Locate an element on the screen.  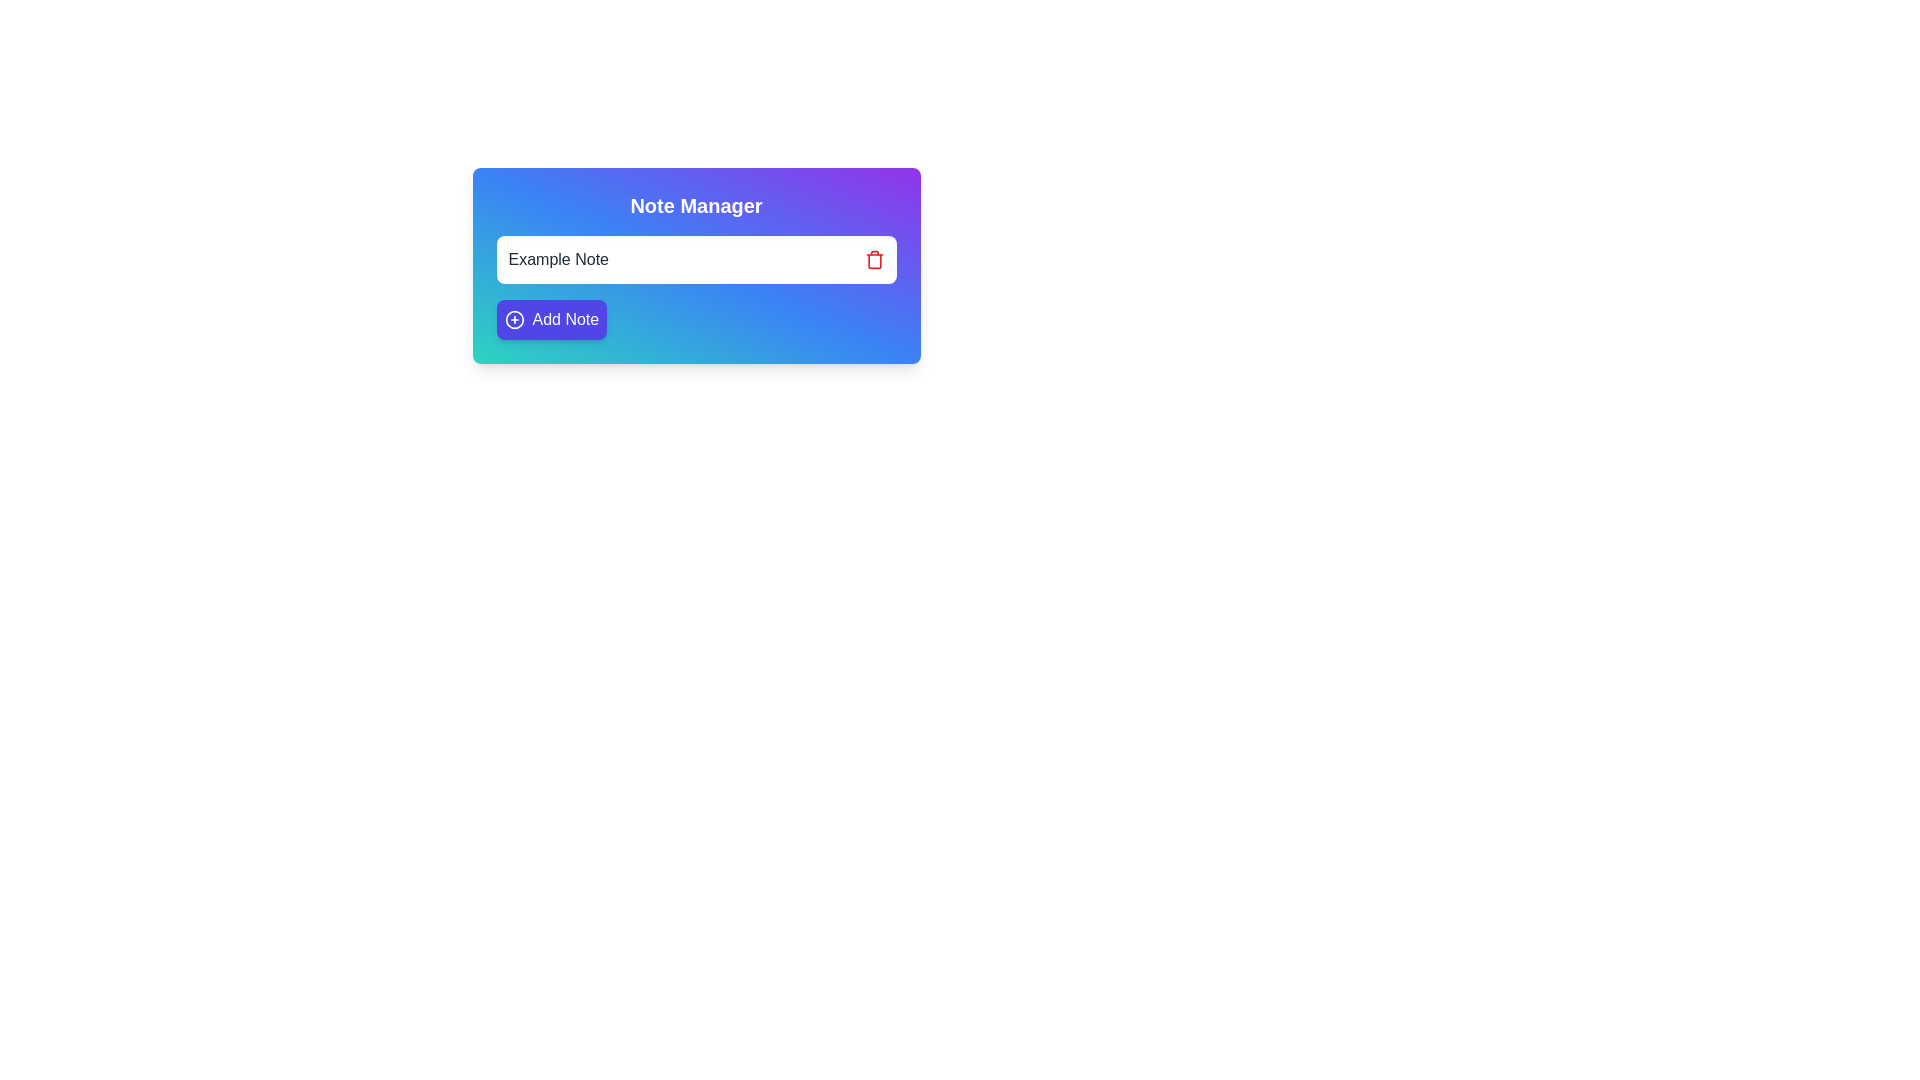
the black-colored static text reading 'Example Note' within a white background box, which is positioned on the left side and horizontally centered towards the top is located at coordinates (558, 258).